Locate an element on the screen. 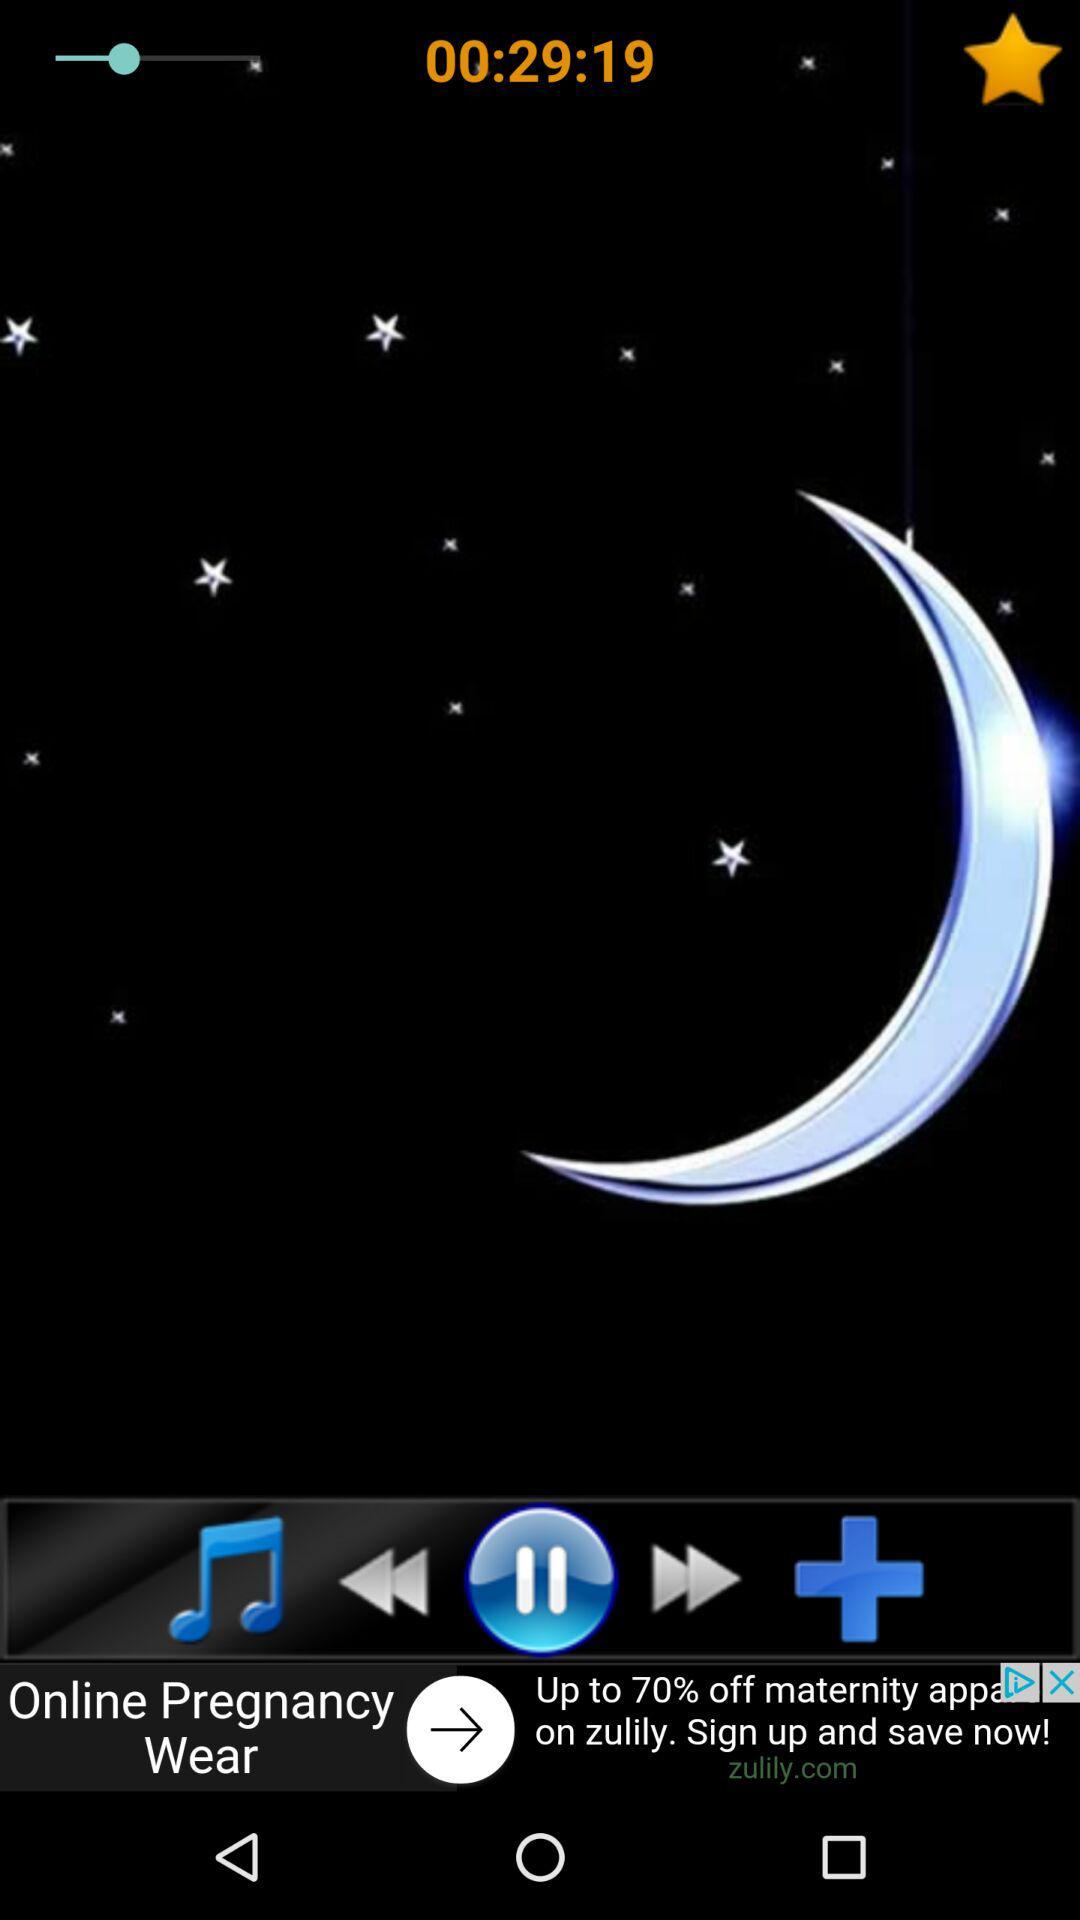 The width and height of the screenshot is (1080, 1920). pause sound is located at coordinates (540, 1577).